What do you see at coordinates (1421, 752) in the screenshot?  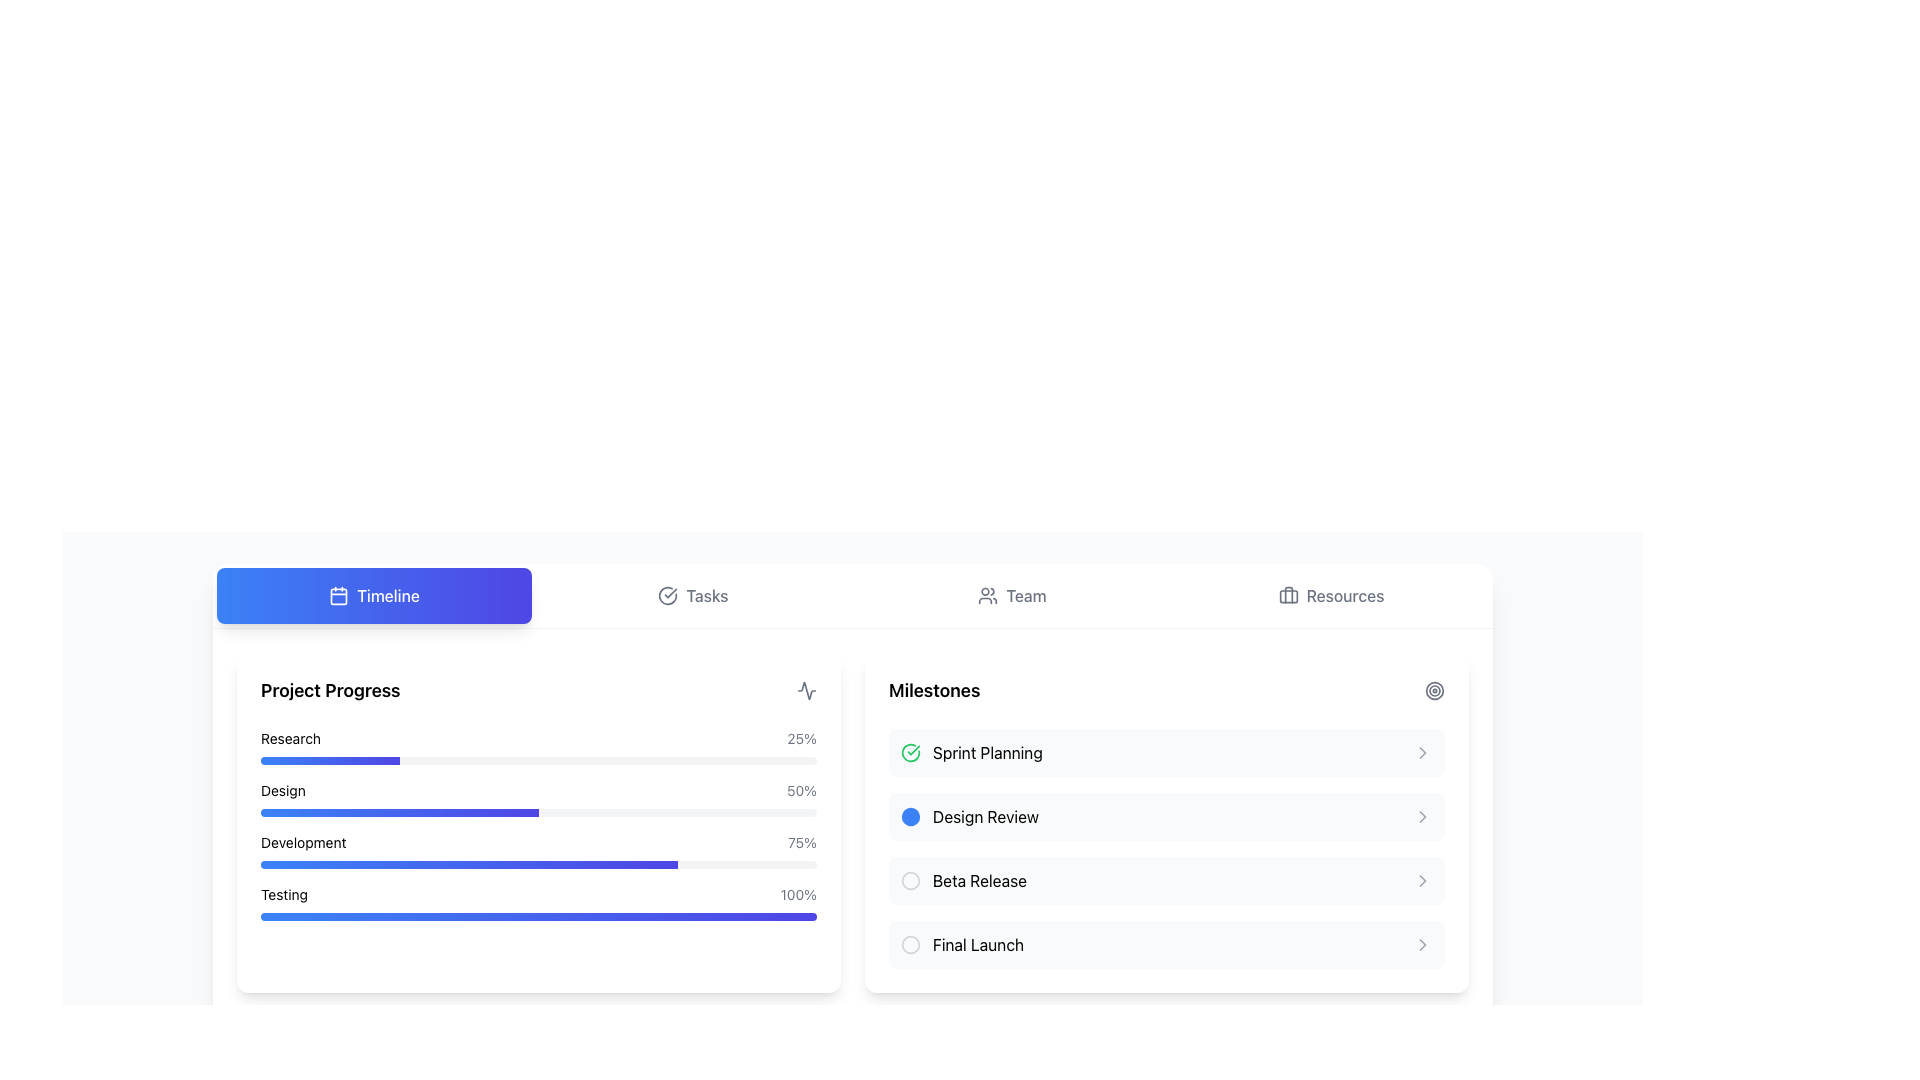 I see `the right-pointing chevron icon adjacent to 'Sprint Planning'` at bounding box center [1421, 752].